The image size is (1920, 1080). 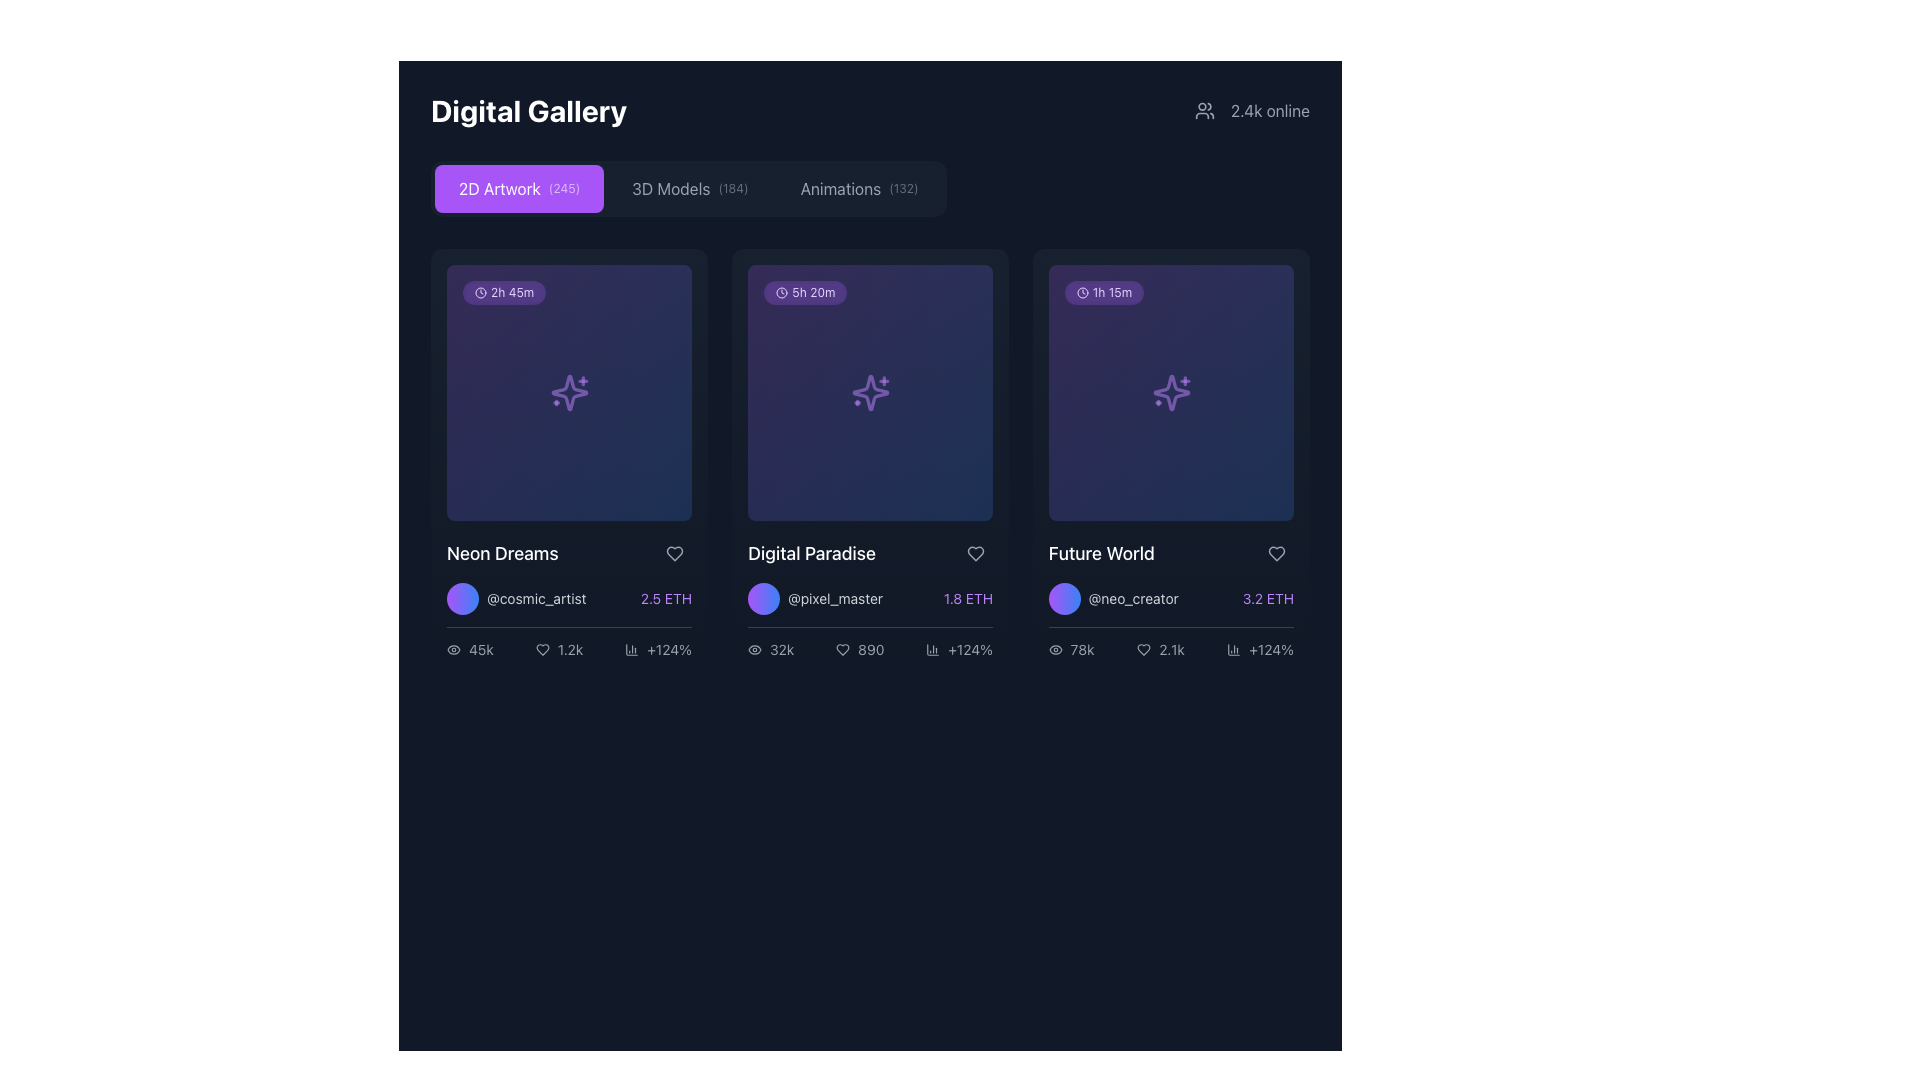 What do you see at coordinates (569, 650) in the screenshot?
I see `the Text Label displaying the number of likes or favorites, located to the right of the heart icon in the details section of the first card in the gallery row` at bounding box center [569, 650].